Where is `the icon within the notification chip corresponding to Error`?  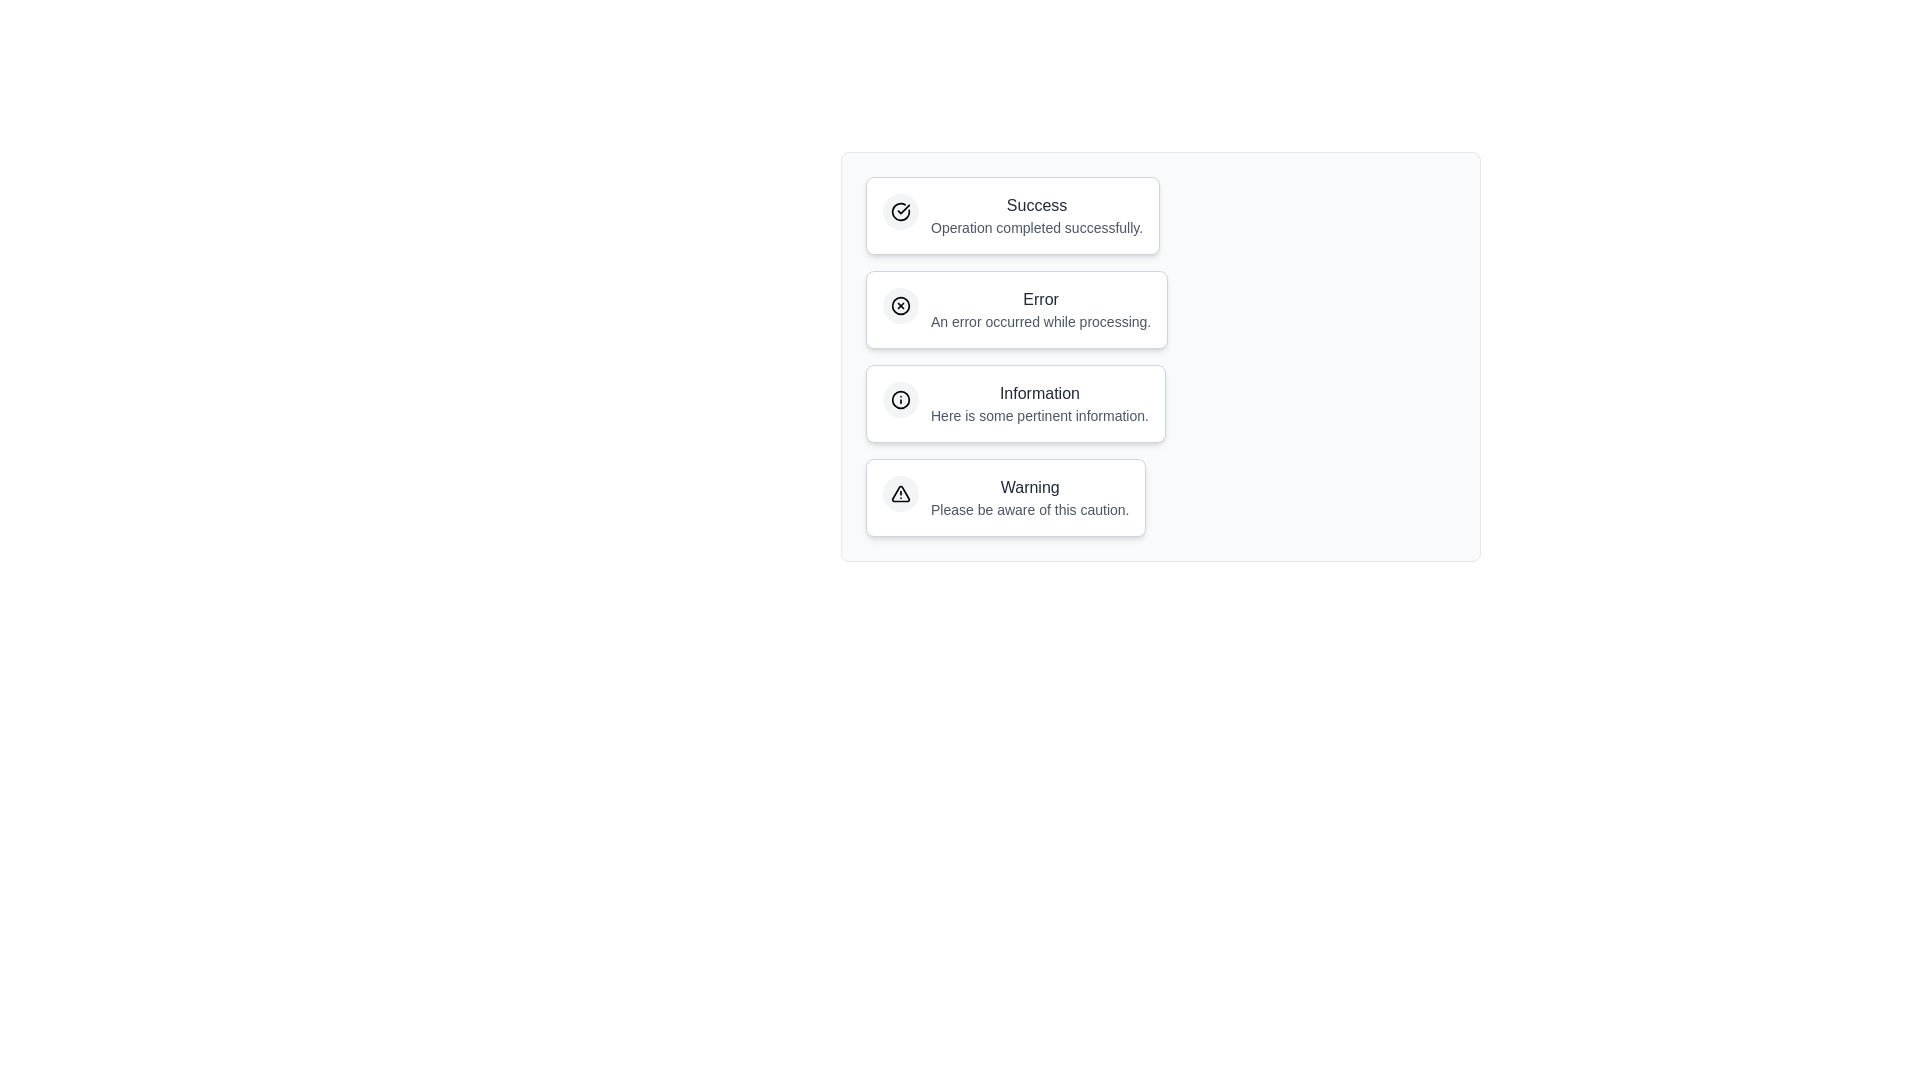
the icon within the notification chip corresponding to Error is located at coordinates (900, 305).